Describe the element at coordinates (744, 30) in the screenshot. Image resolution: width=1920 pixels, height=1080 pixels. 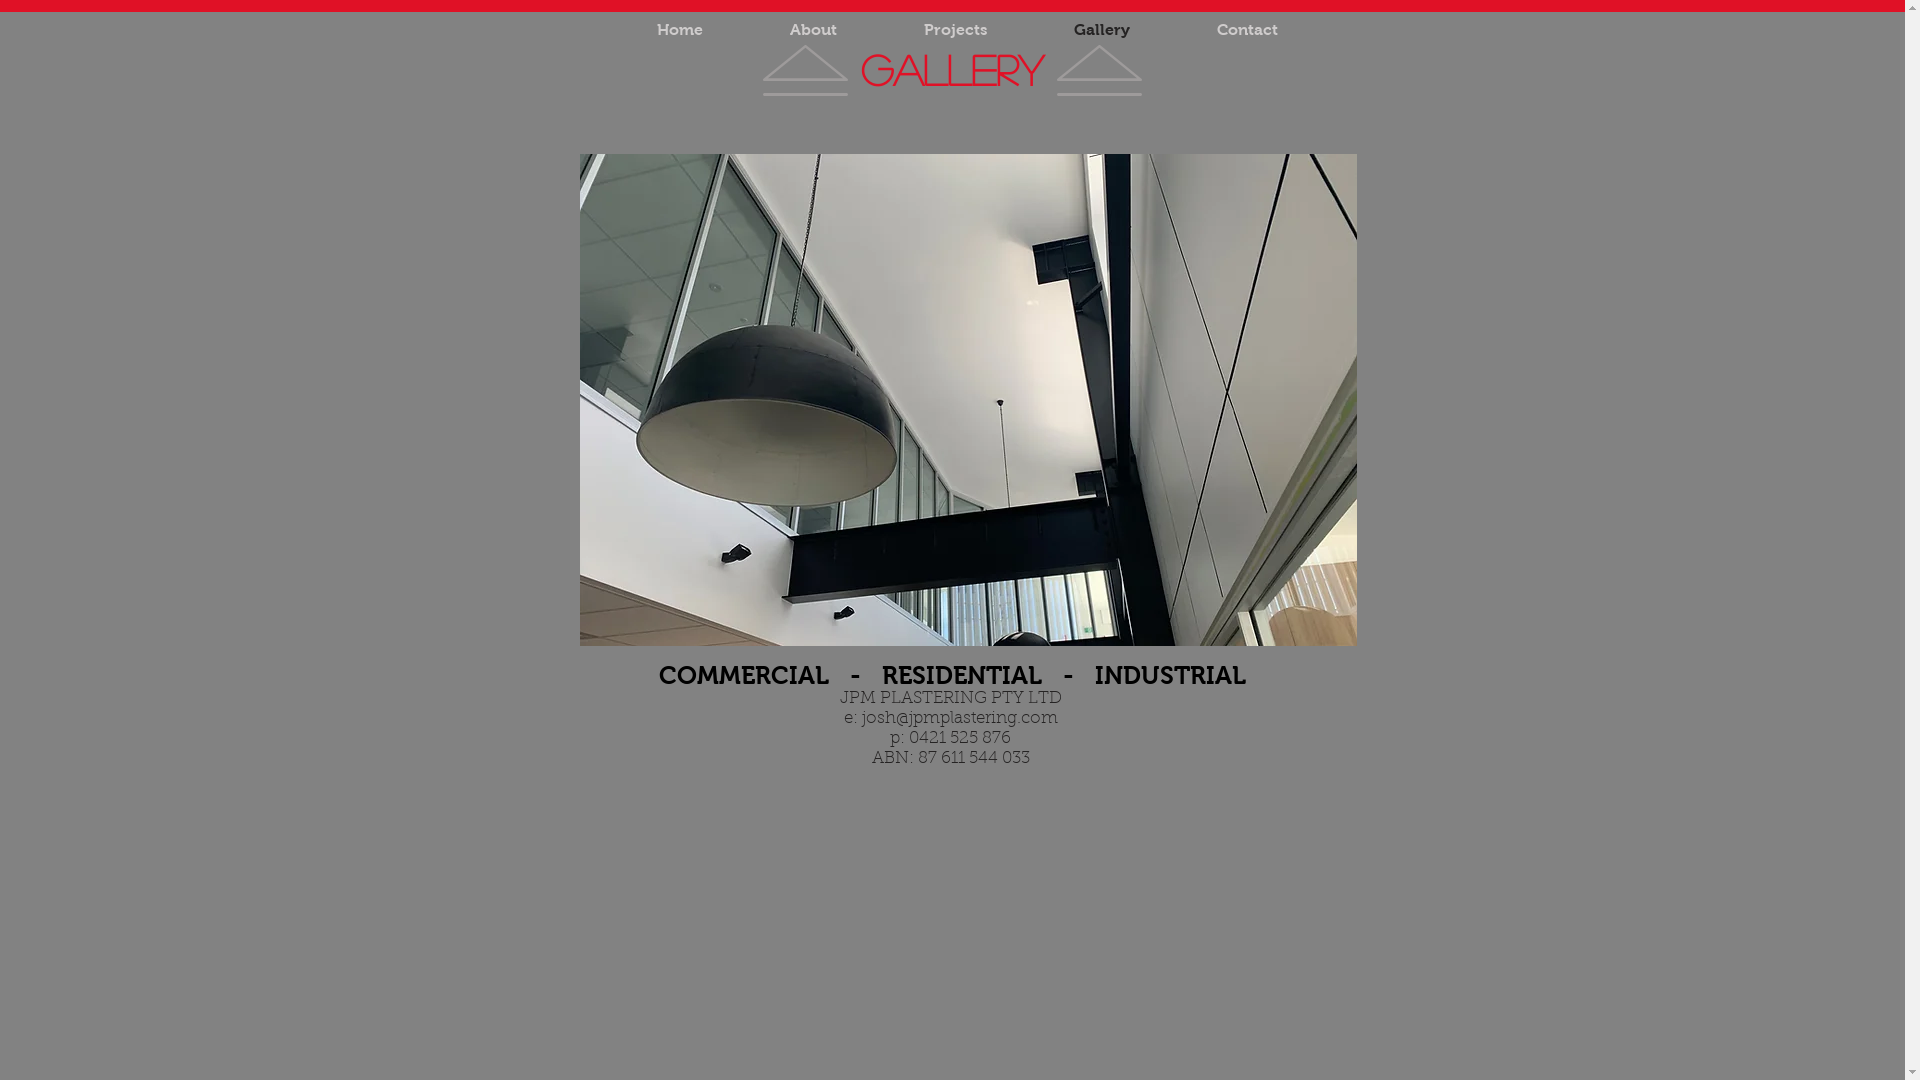
I see `'About'` at that location.